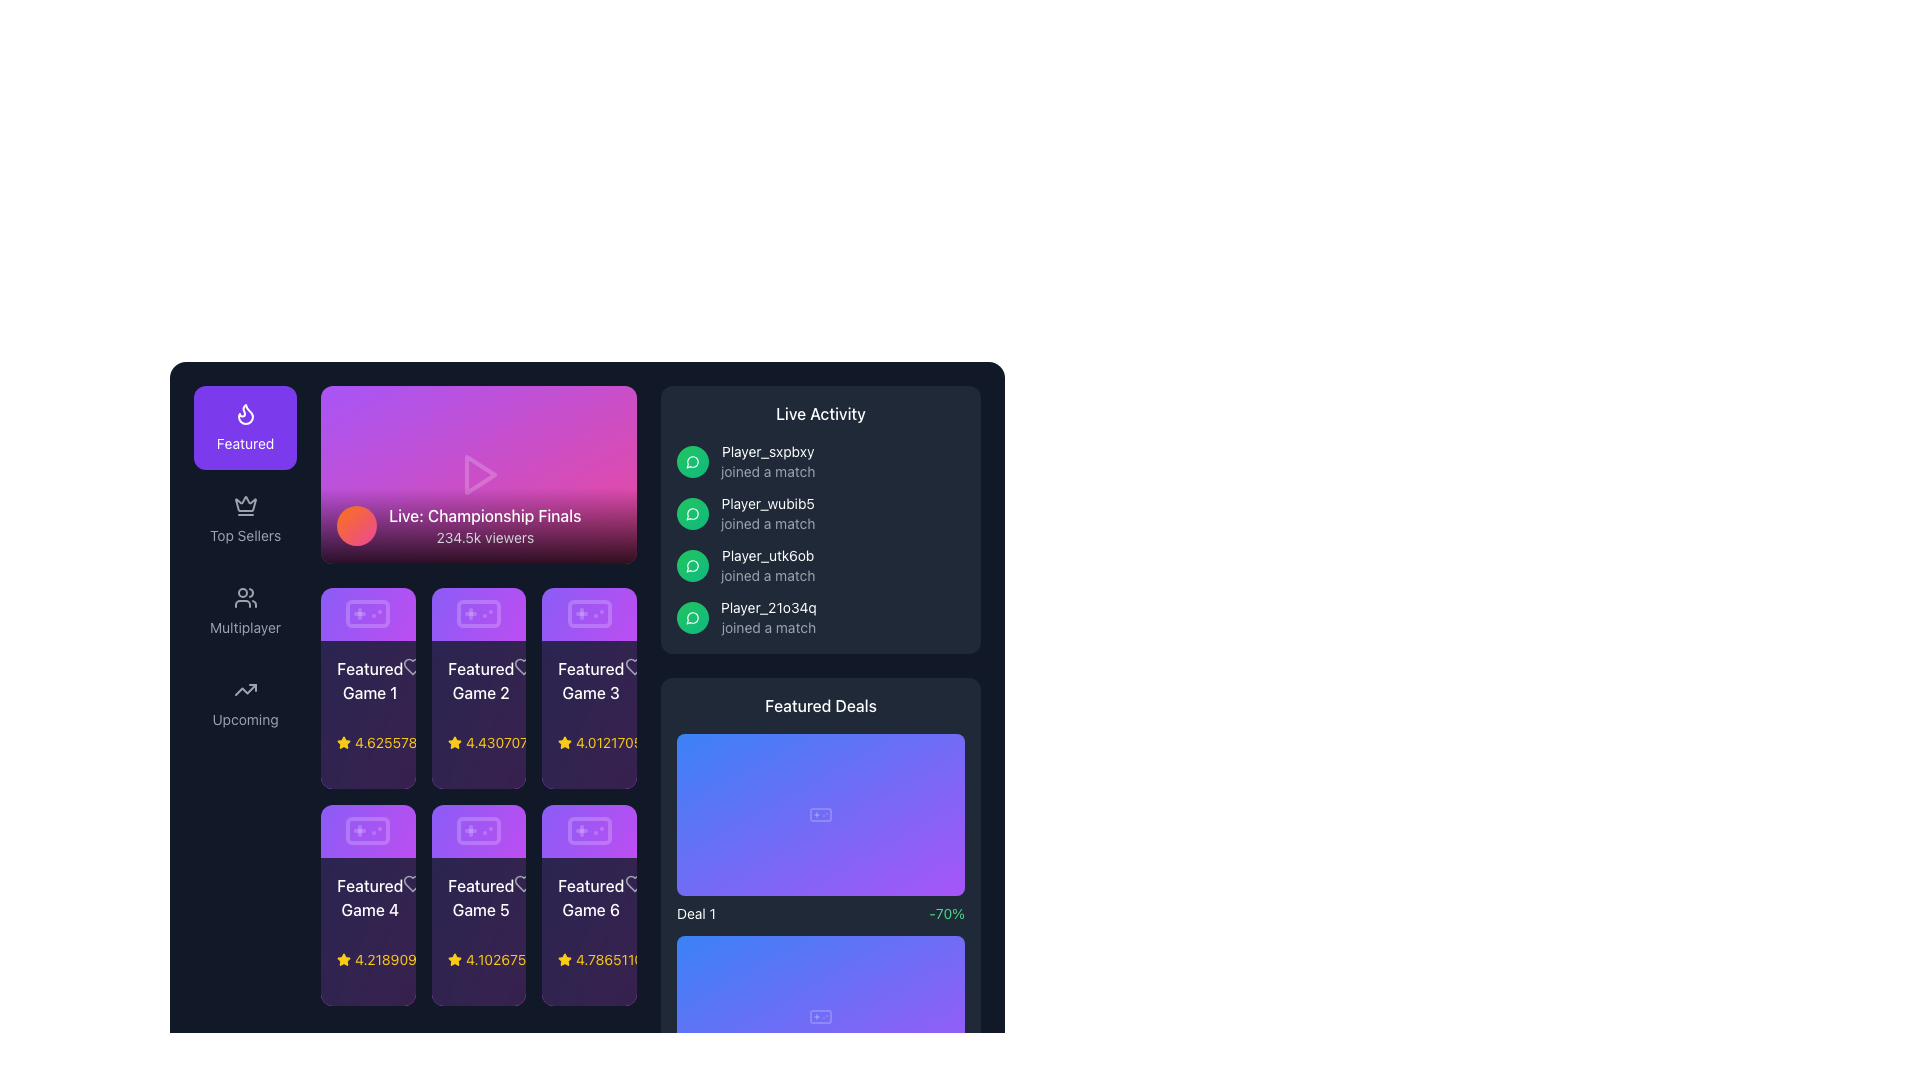 This screenshot has height=1080, width=1920. I want to click on the interactive card in the top row, third column, so click(588, 687).